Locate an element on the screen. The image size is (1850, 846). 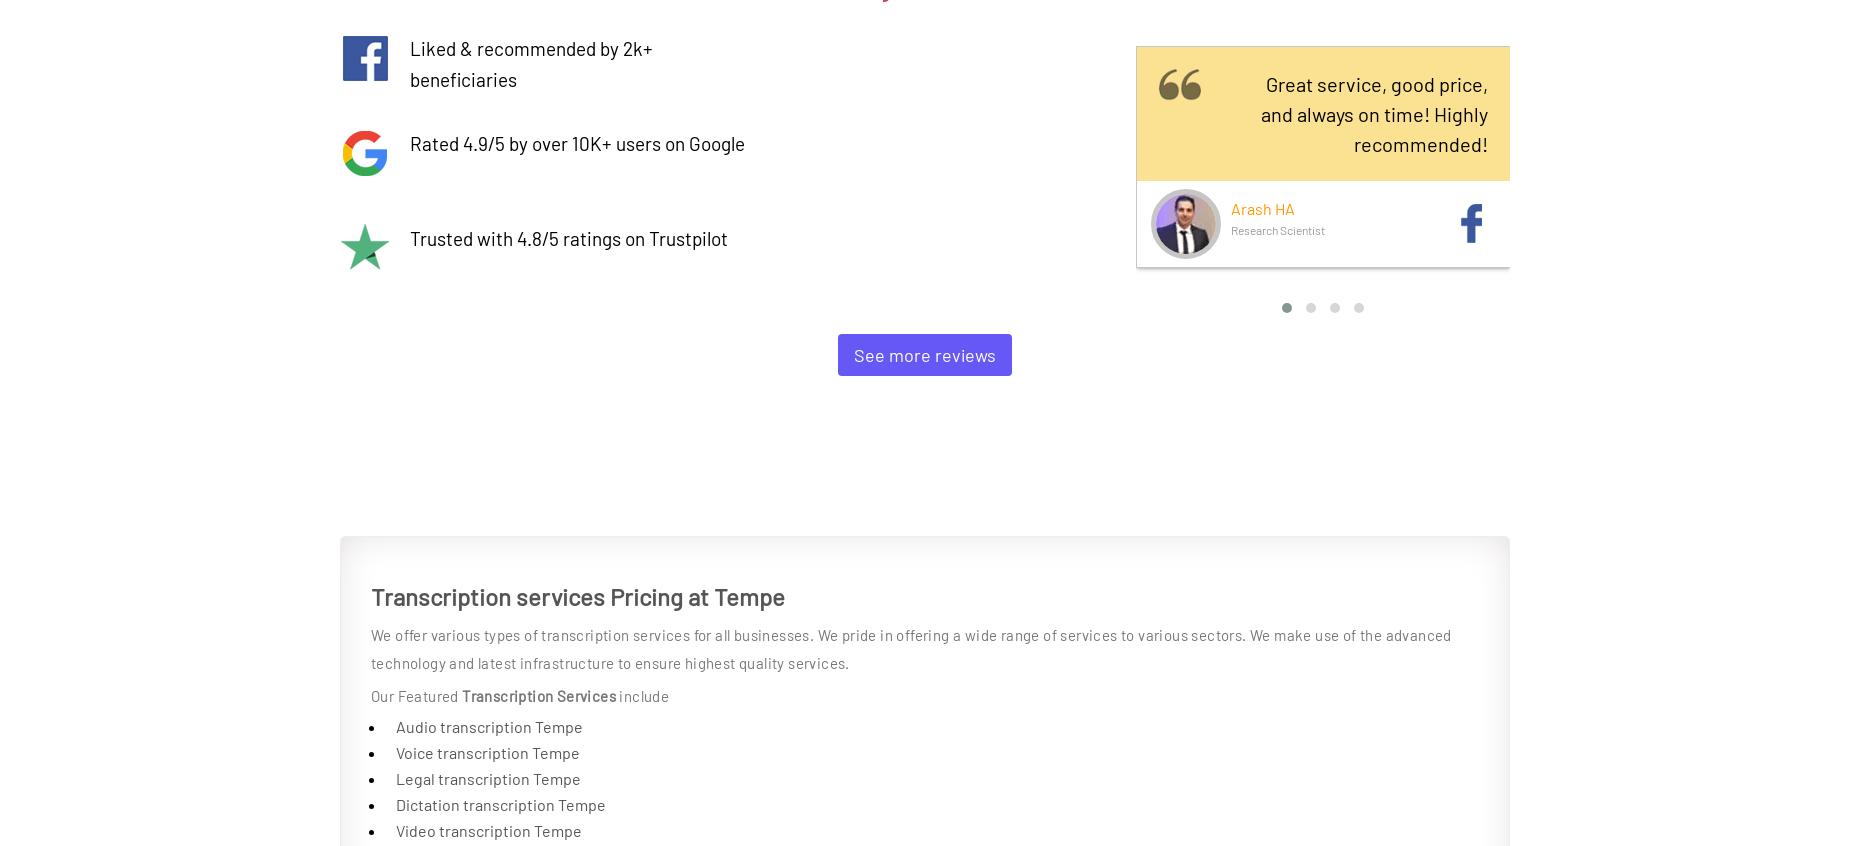
'Video transcription Tempe' is located at coordinates (488, 830).